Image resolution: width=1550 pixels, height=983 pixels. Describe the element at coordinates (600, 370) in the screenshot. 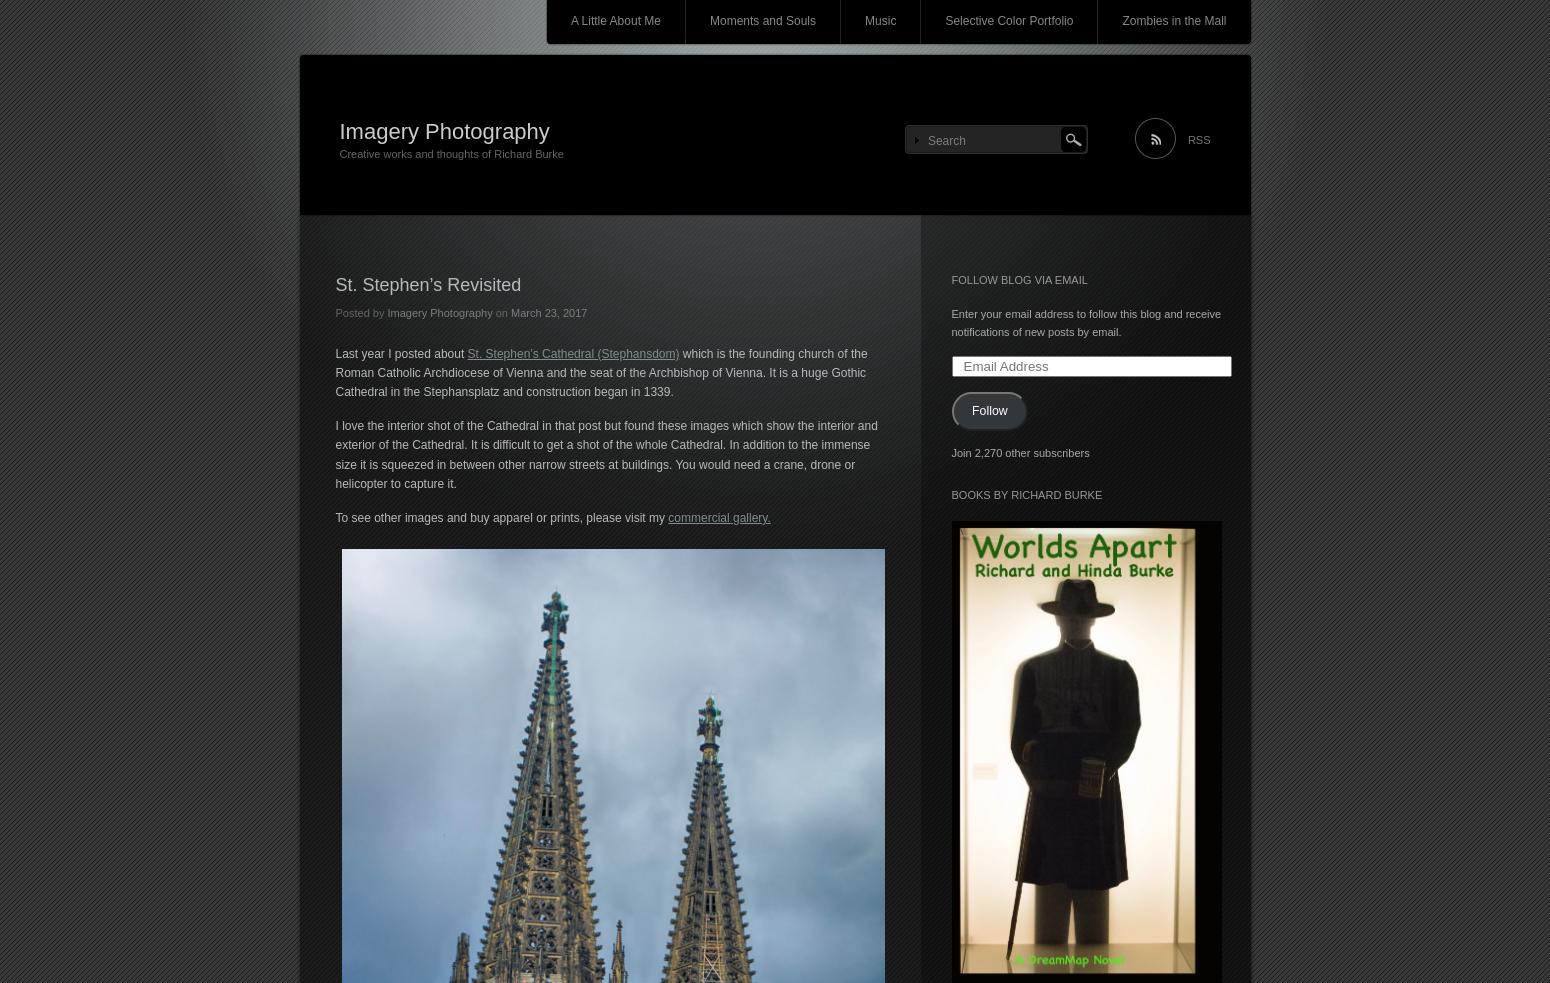

I see `'which is the founding church of the Roman Catholic Archdiocese of Vienna and the seat of the Archbishop of Vienna. It is a huge Gothic Cathedral in the Stephansplatz and construction began in 1339.'` at that location.